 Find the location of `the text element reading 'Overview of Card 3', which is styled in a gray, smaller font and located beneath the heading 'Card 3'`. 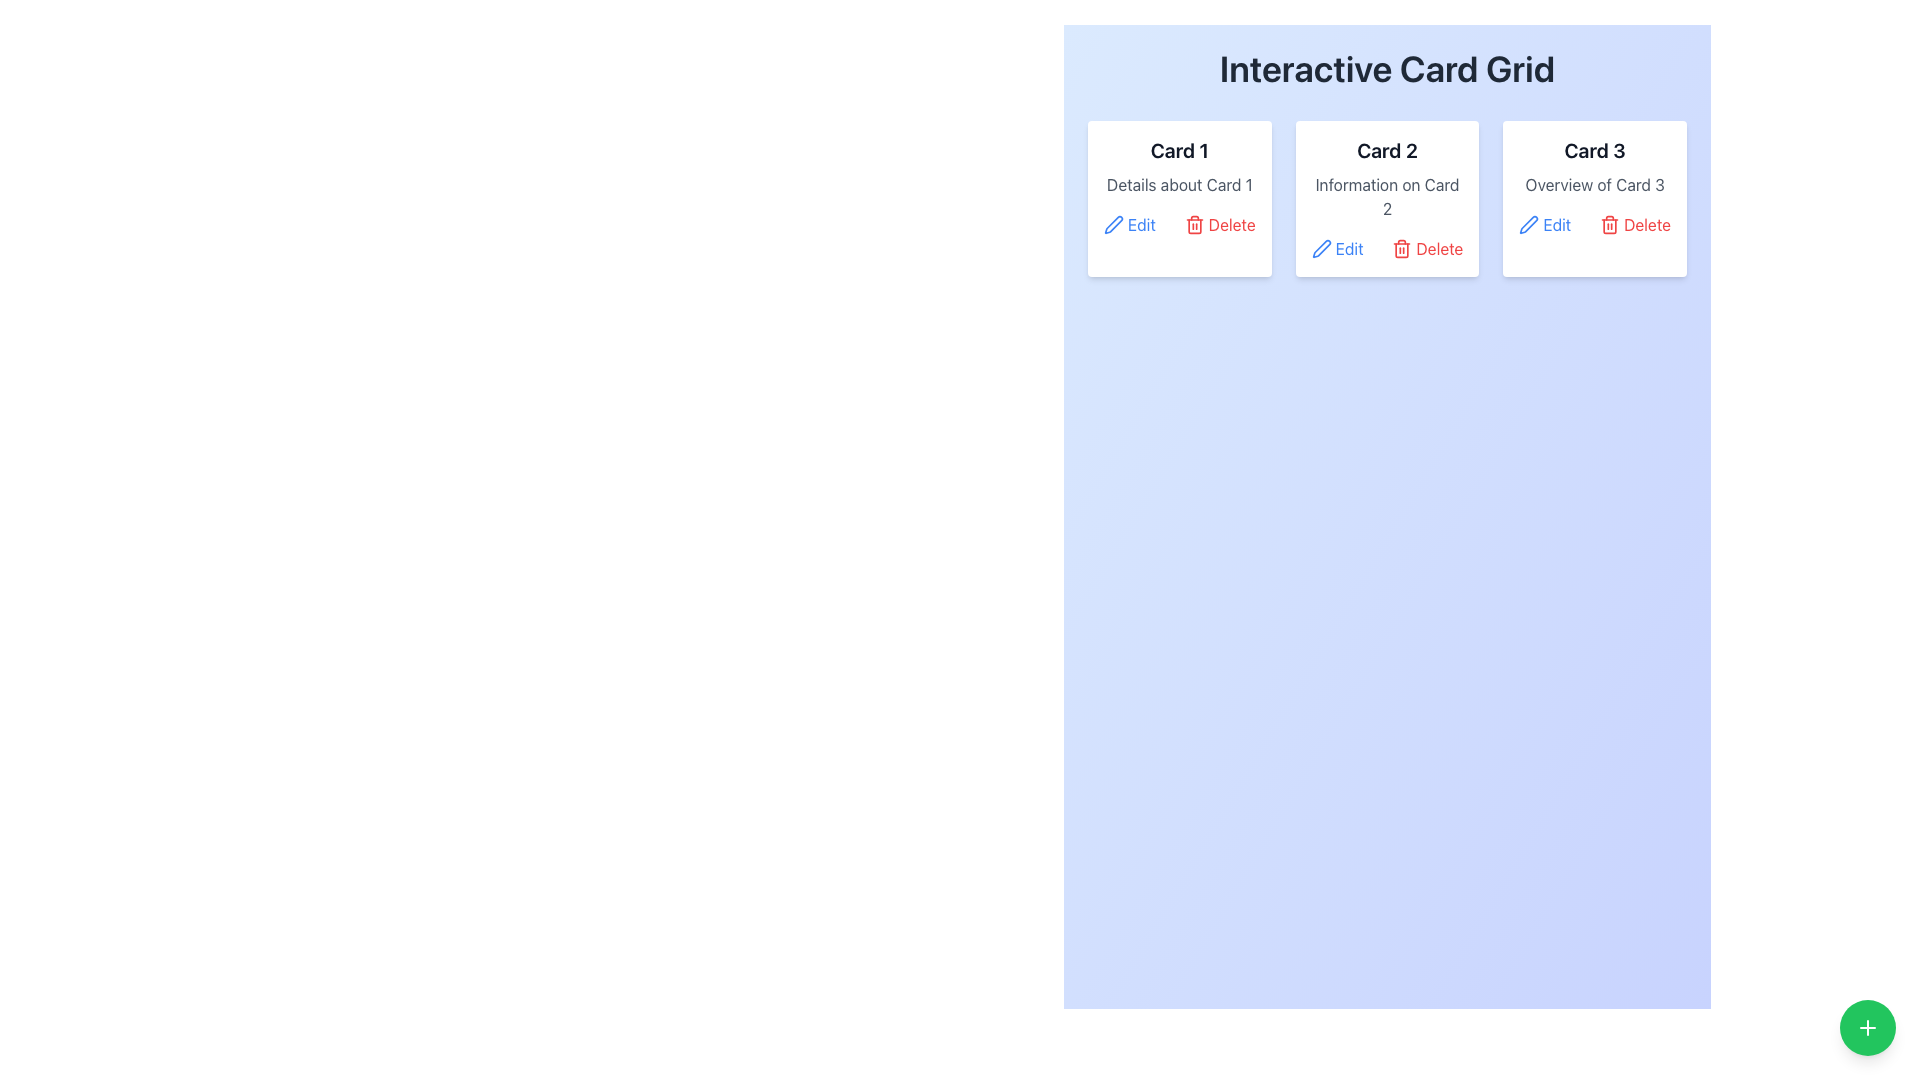

the text element reading 'Overview of Card 3', which is styled in a gray, smaller font and located beneath the heading 'Card 3' is located at coordinates (1594, 185).